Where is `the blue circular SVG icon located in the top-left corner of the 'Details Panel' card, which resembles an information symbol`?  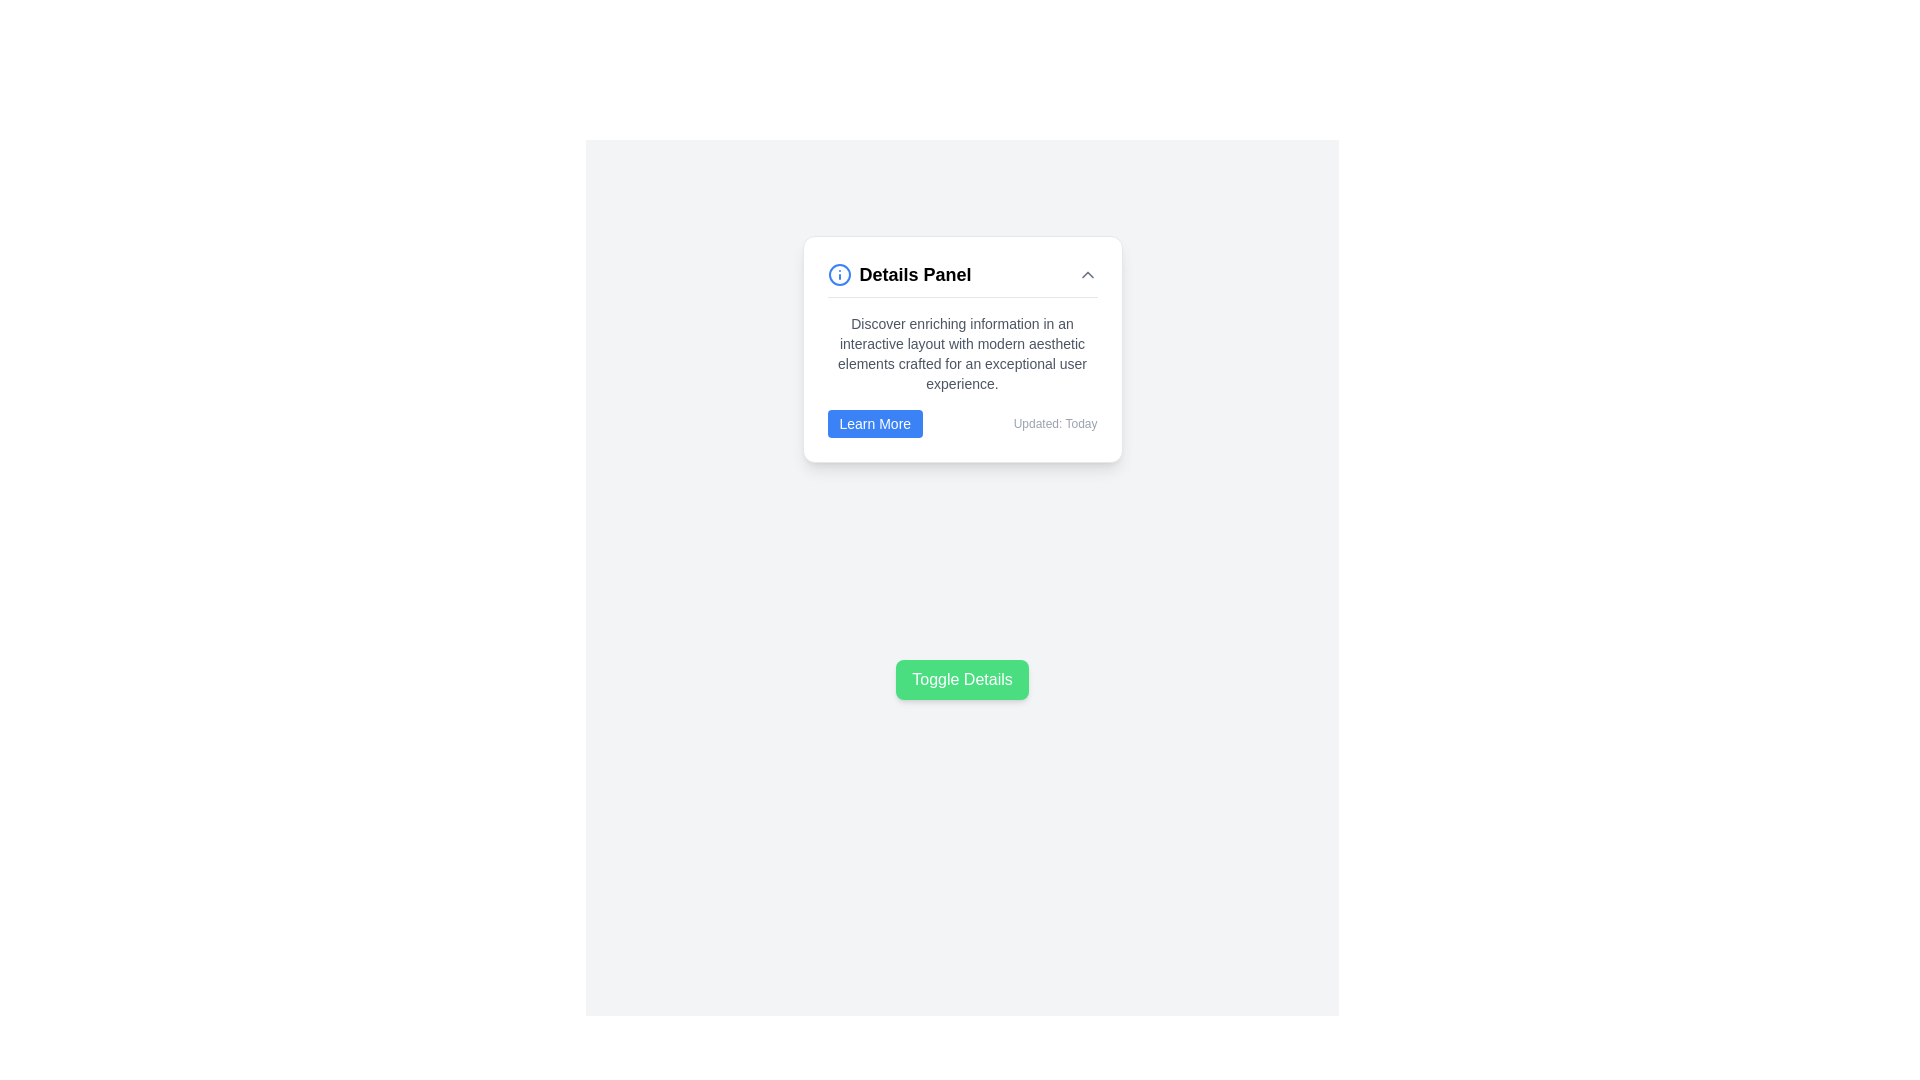
the blue circular SVG icon located in the top-left corner of the 'Details Panel' card, which resembles an information symbol is located at coordinates (839, 274).